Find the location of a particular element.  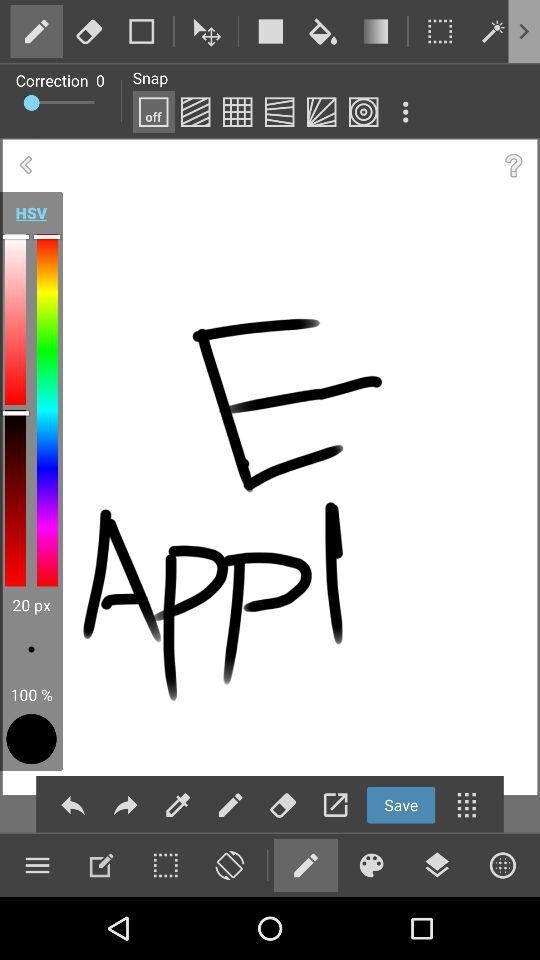

the edit icon is located at coordinates (229, 805).